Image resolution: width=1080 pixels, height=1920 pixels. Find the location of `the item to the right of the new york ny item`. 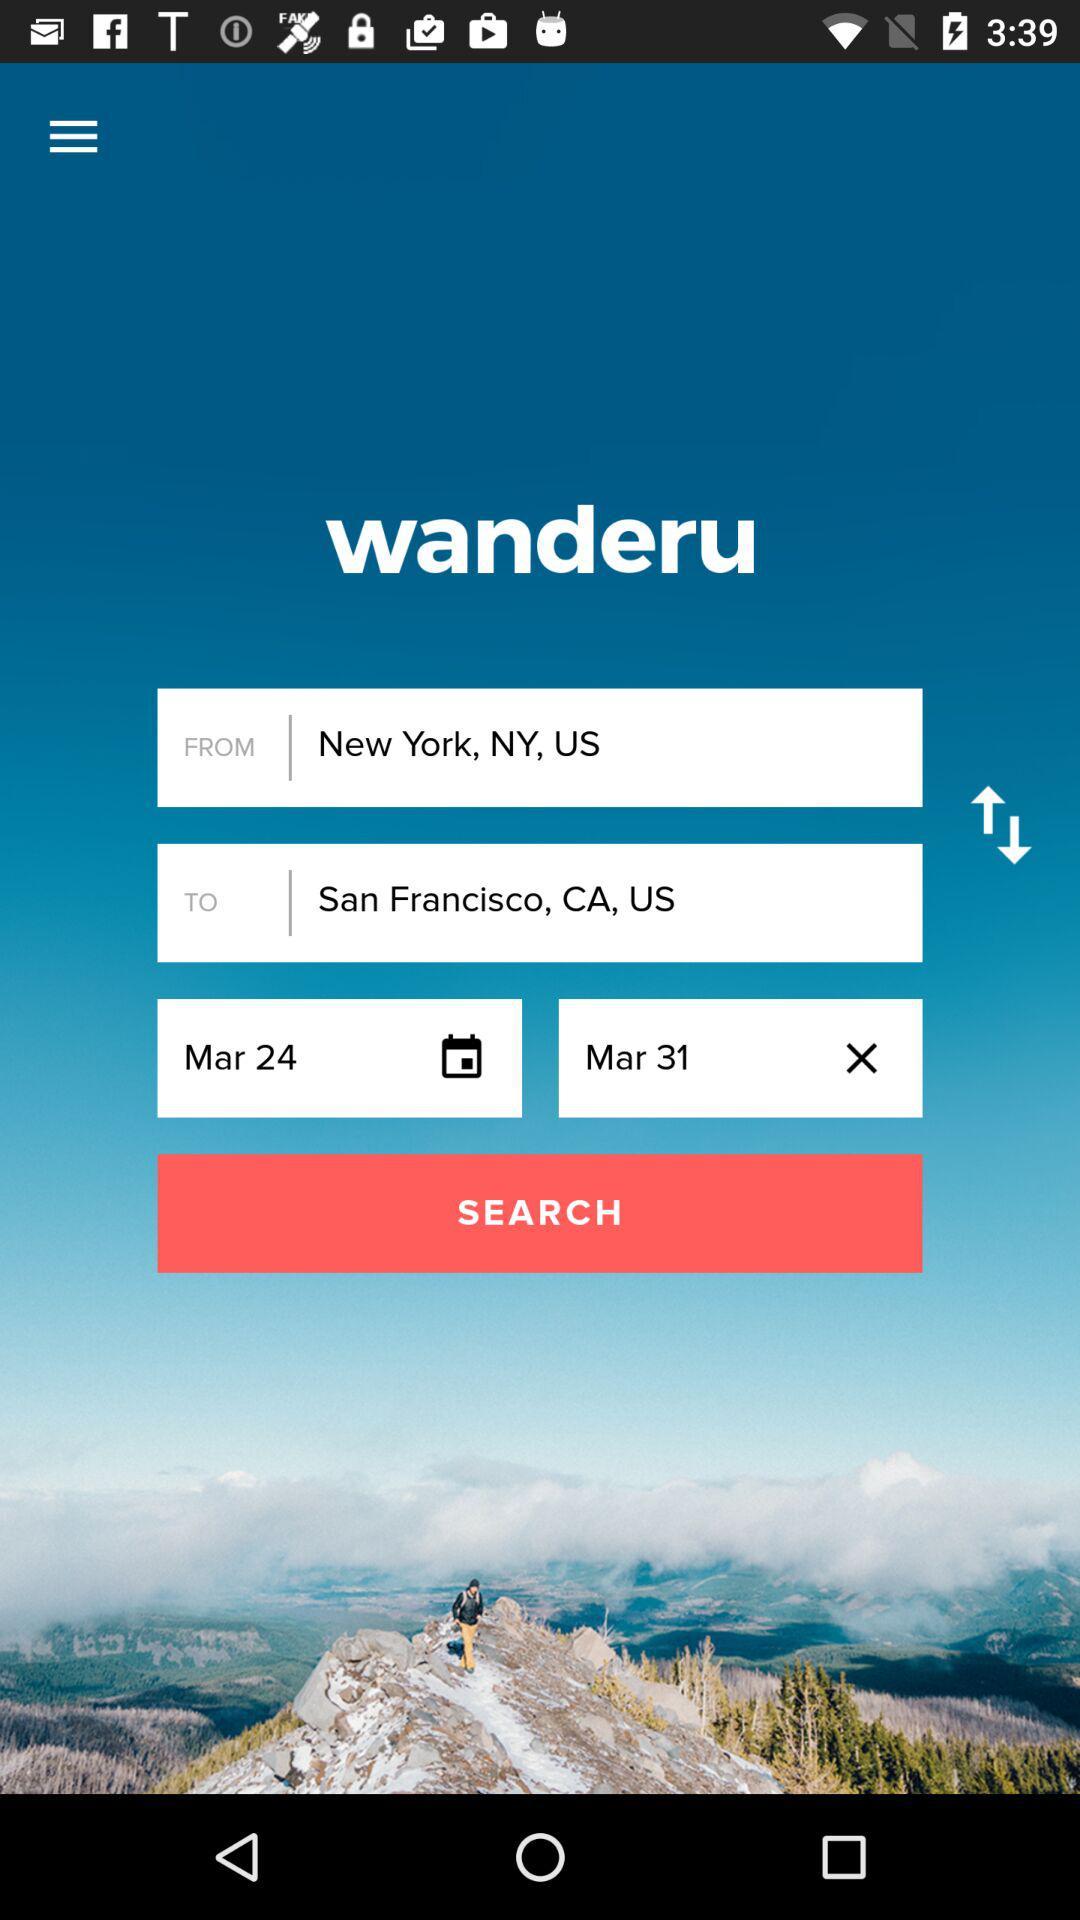

the item to the right of the new york ny item is located at coordinates (1001, 825).